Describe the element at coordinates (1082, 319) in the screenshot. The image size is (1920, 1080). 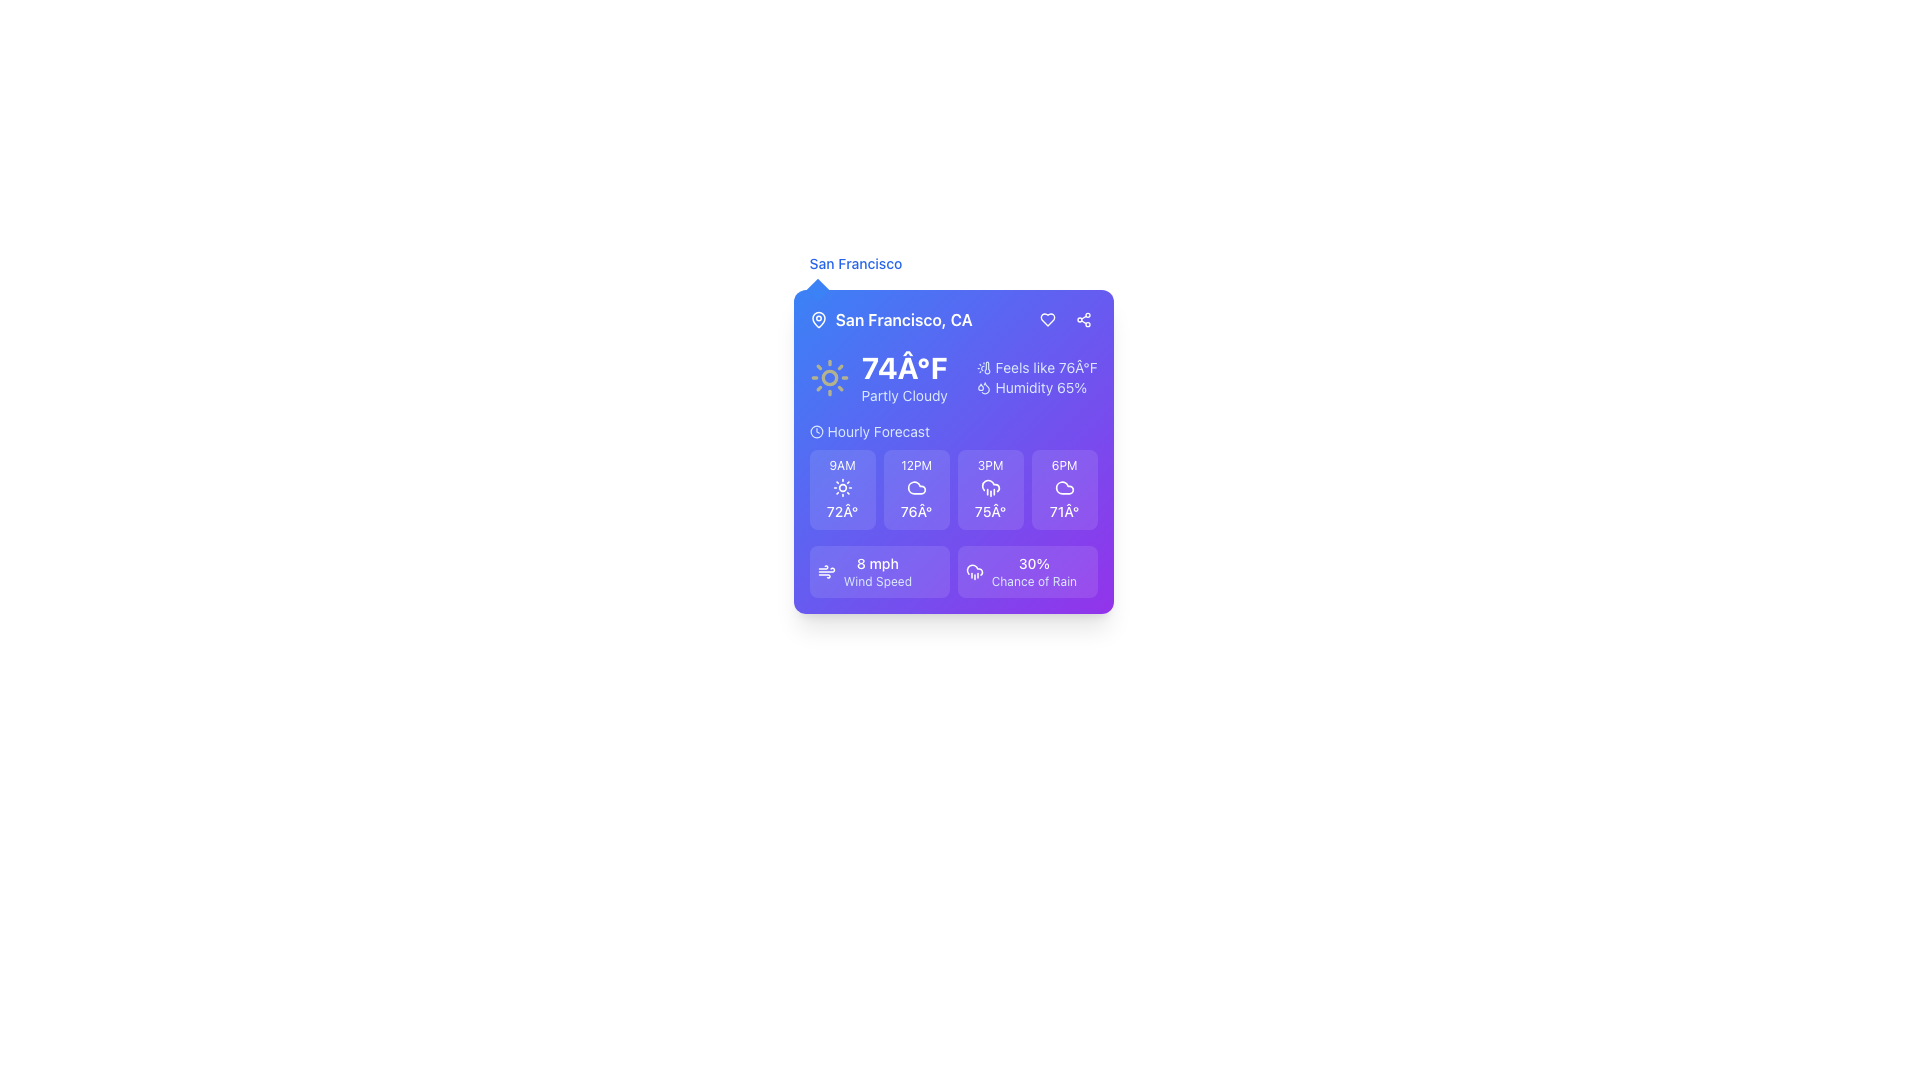
I see `the three-node share icon, which is located near the upper right corner of the weather widget on a purple background, to share` at that location.